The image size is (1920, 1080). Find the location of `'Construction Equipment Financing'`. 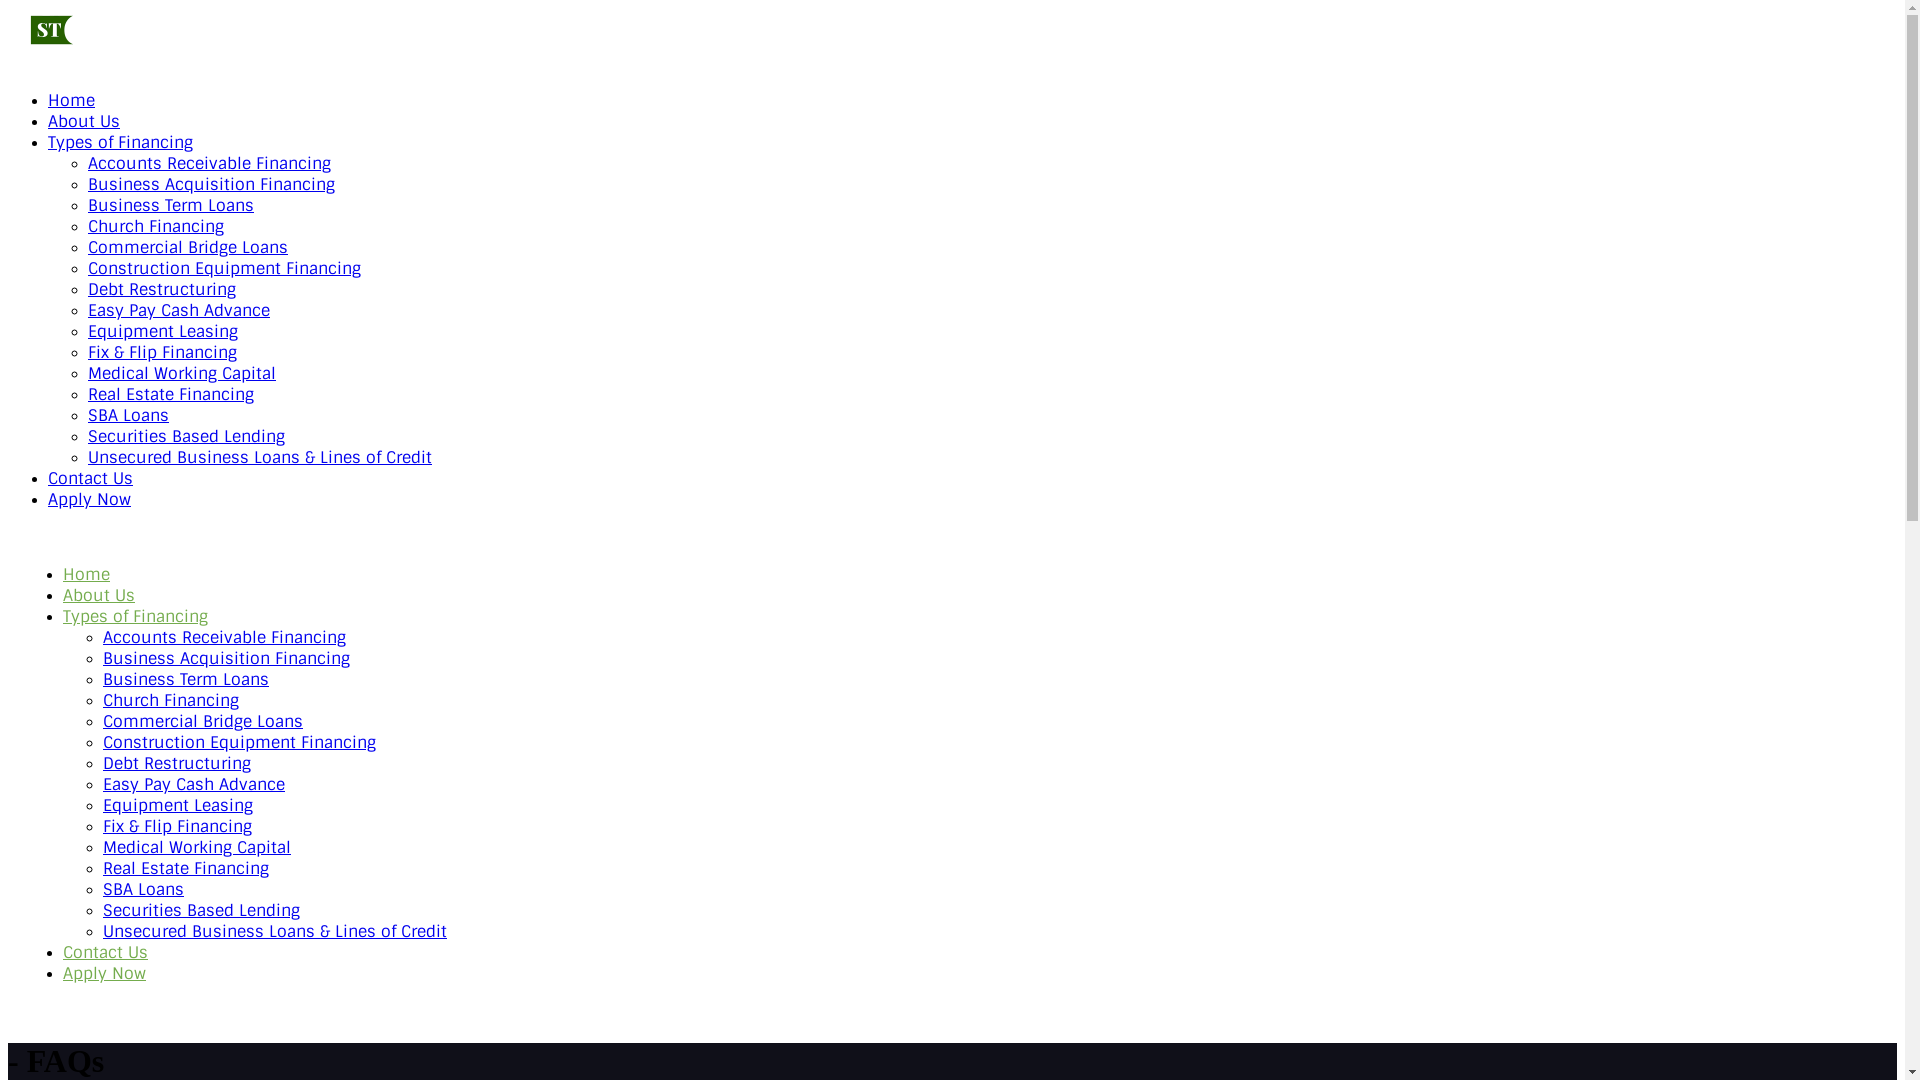

'Construction Equipment Financing' is located at coordinates (86, 267).